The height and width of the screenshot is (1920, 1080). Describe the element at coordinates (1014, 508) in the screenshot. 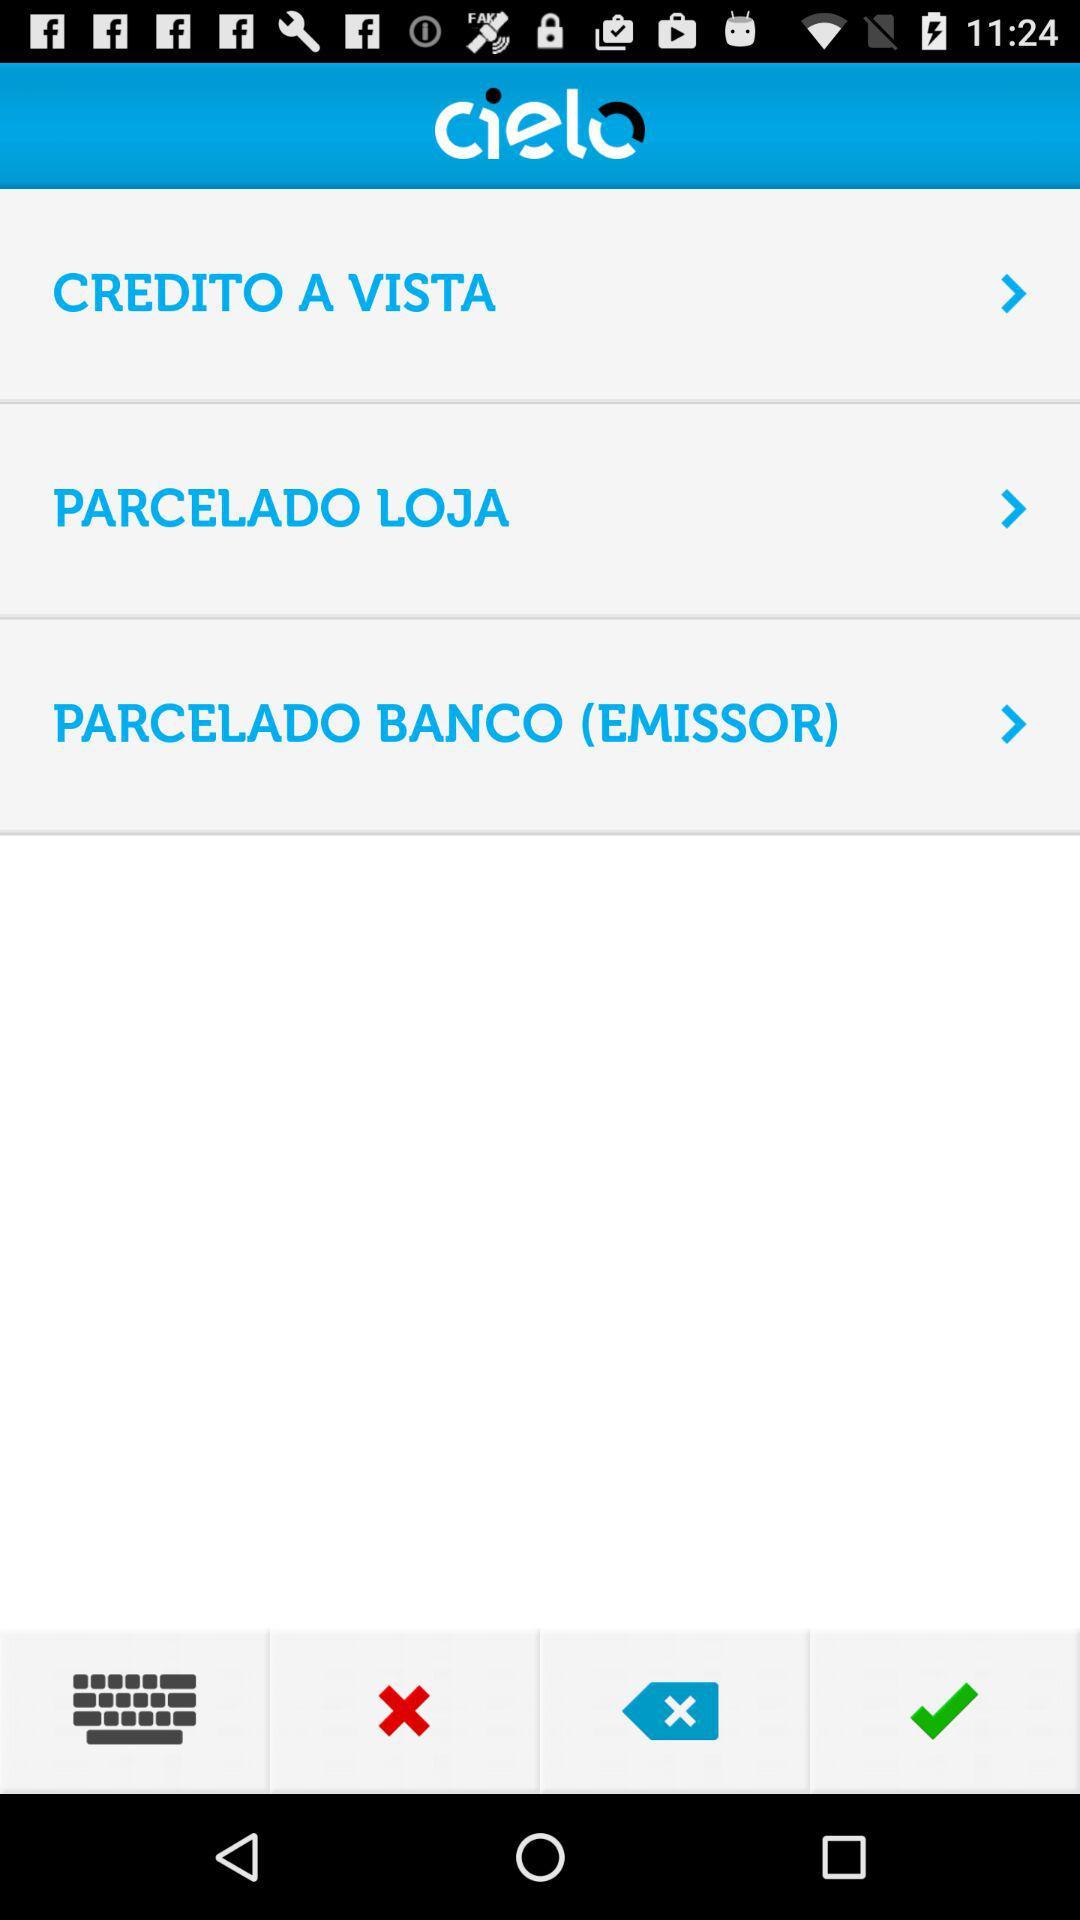

I see `the app to the right of parcelado loja icon` at that location.